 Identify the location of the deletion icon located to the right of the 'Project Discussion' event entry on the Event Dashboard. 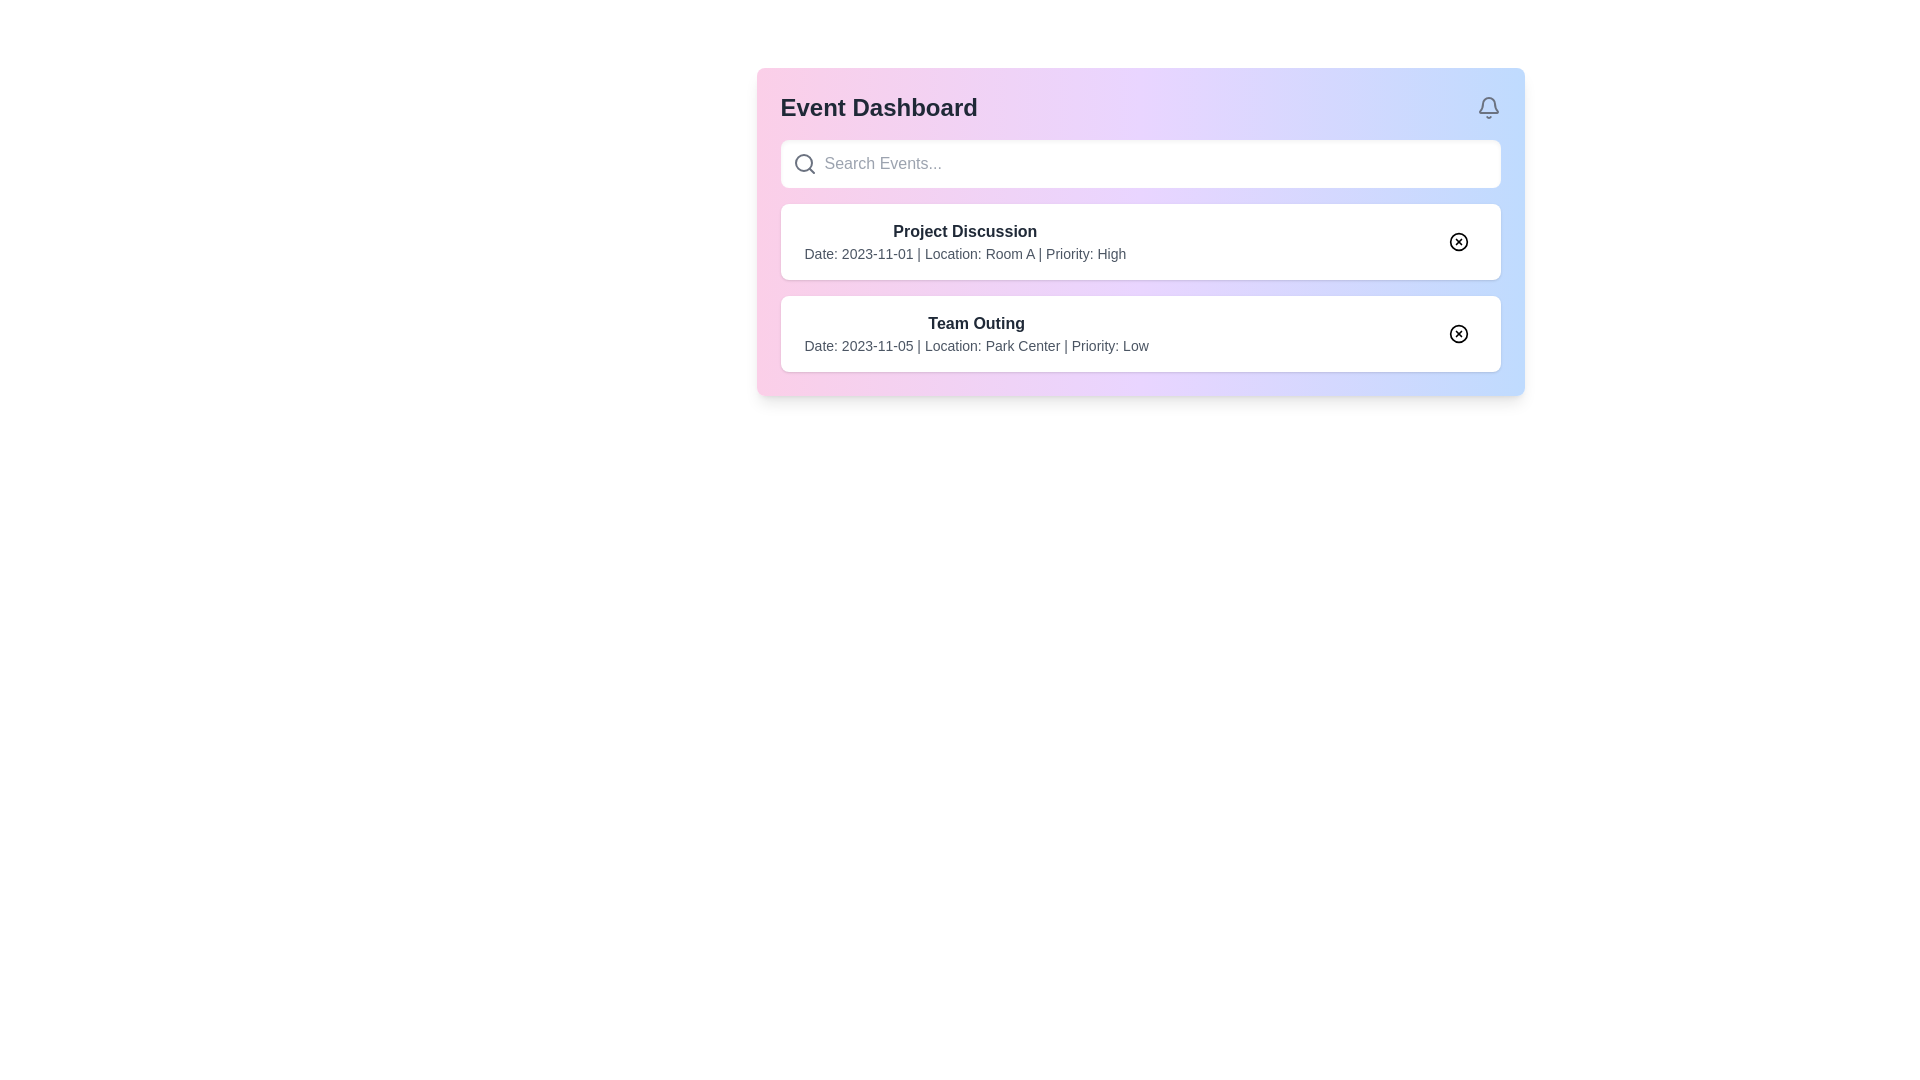
(1458, 241).